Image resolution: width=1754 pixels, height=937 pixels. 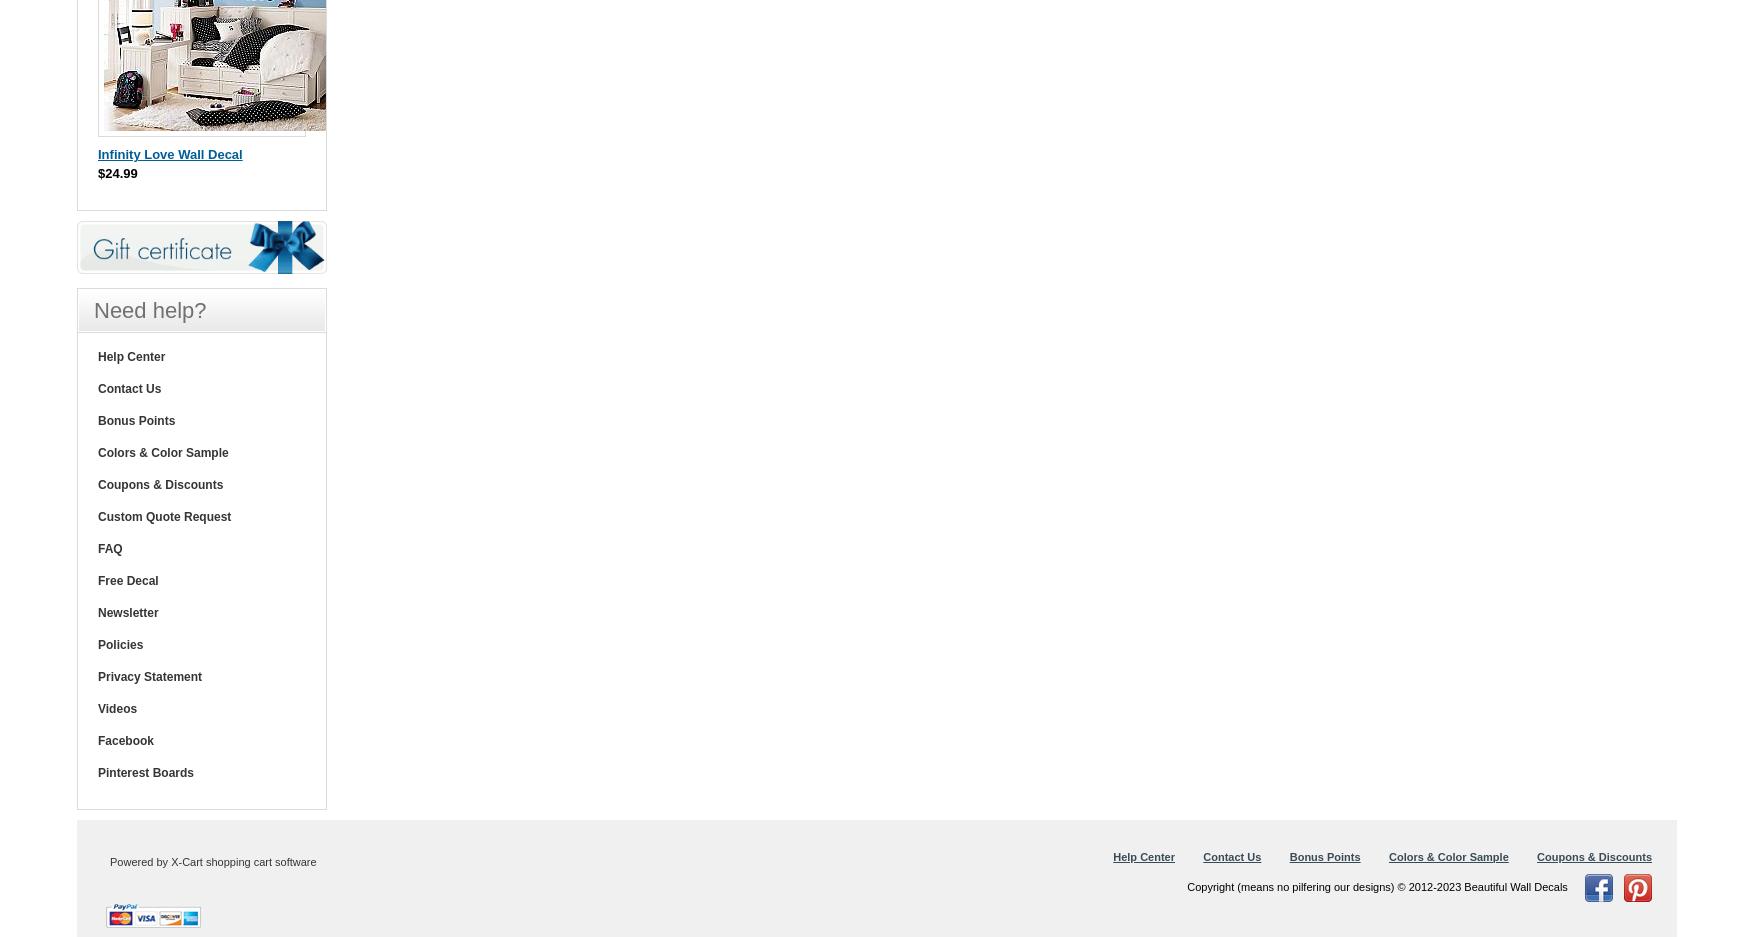 I want to click on 'Privacy Statement', so click(x=148, y=675).